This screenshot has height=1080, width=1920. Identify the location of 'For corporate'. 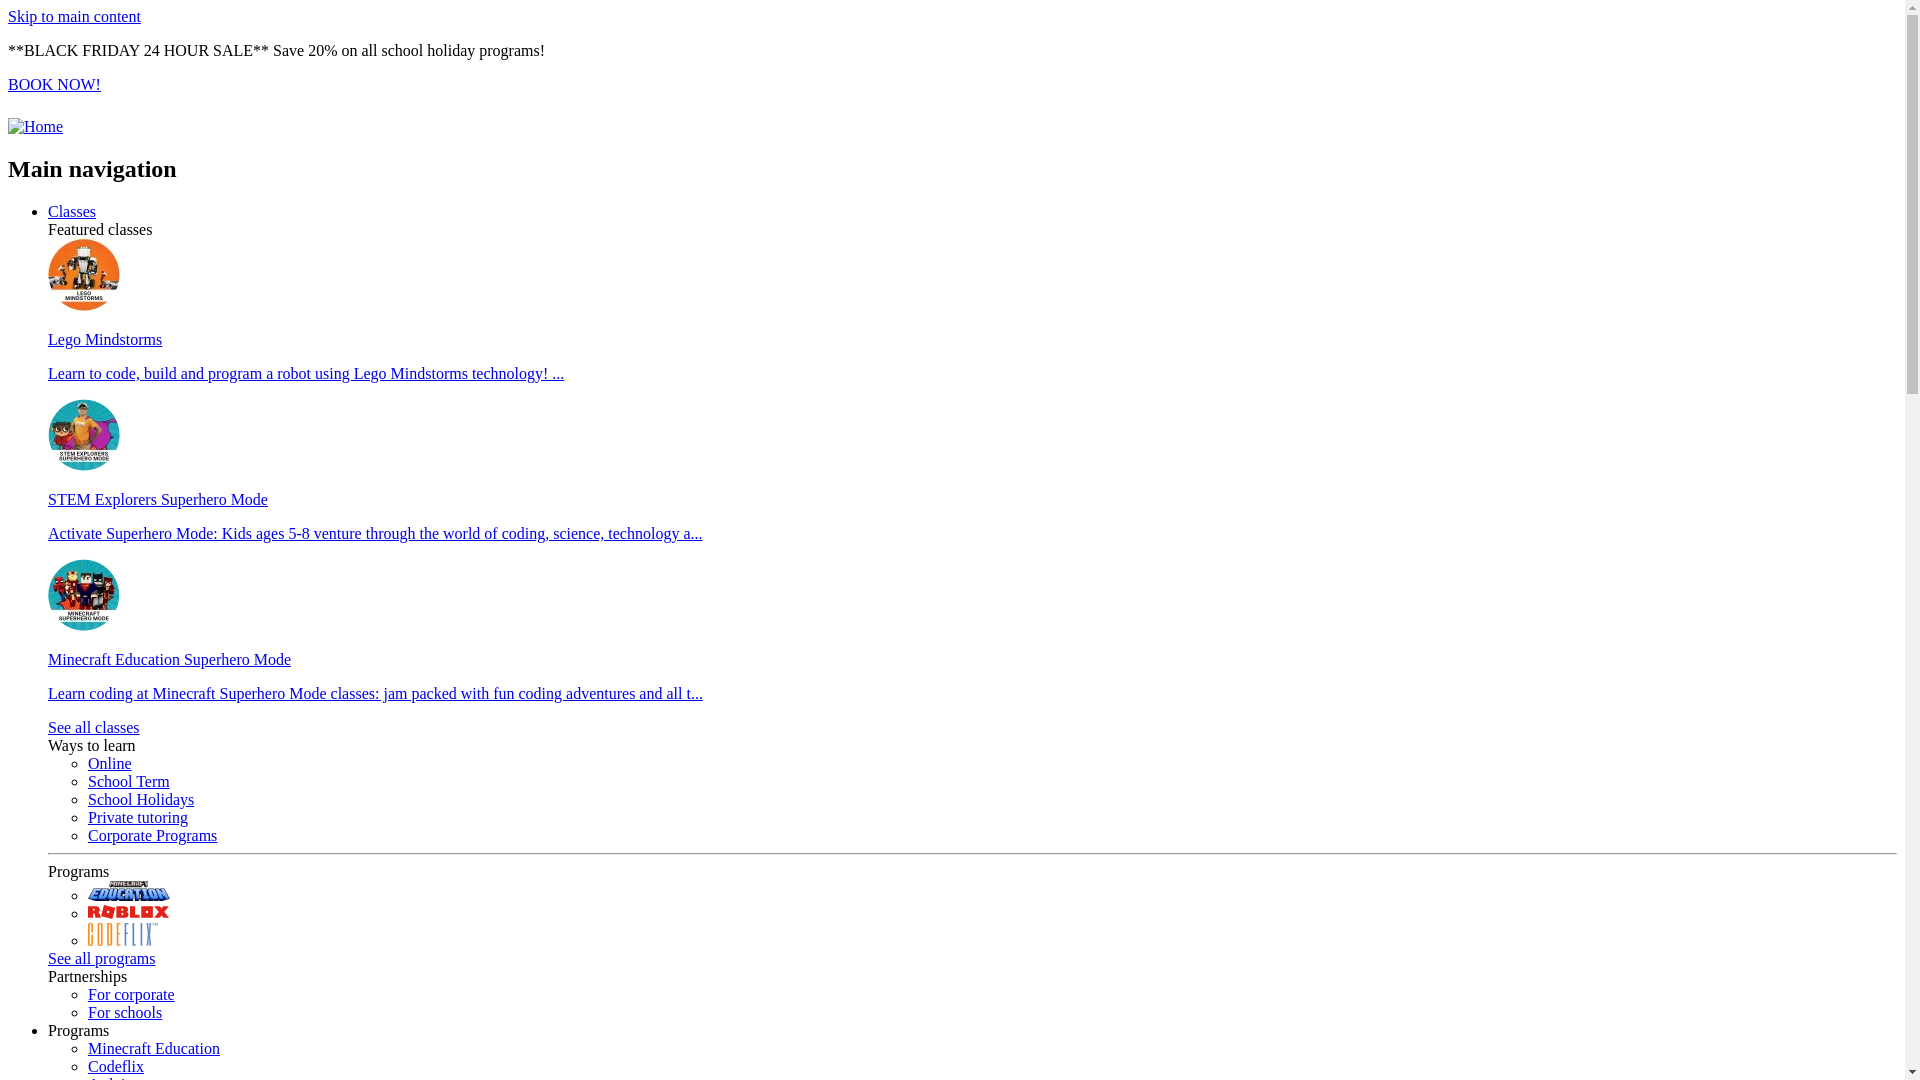
(130, 994).